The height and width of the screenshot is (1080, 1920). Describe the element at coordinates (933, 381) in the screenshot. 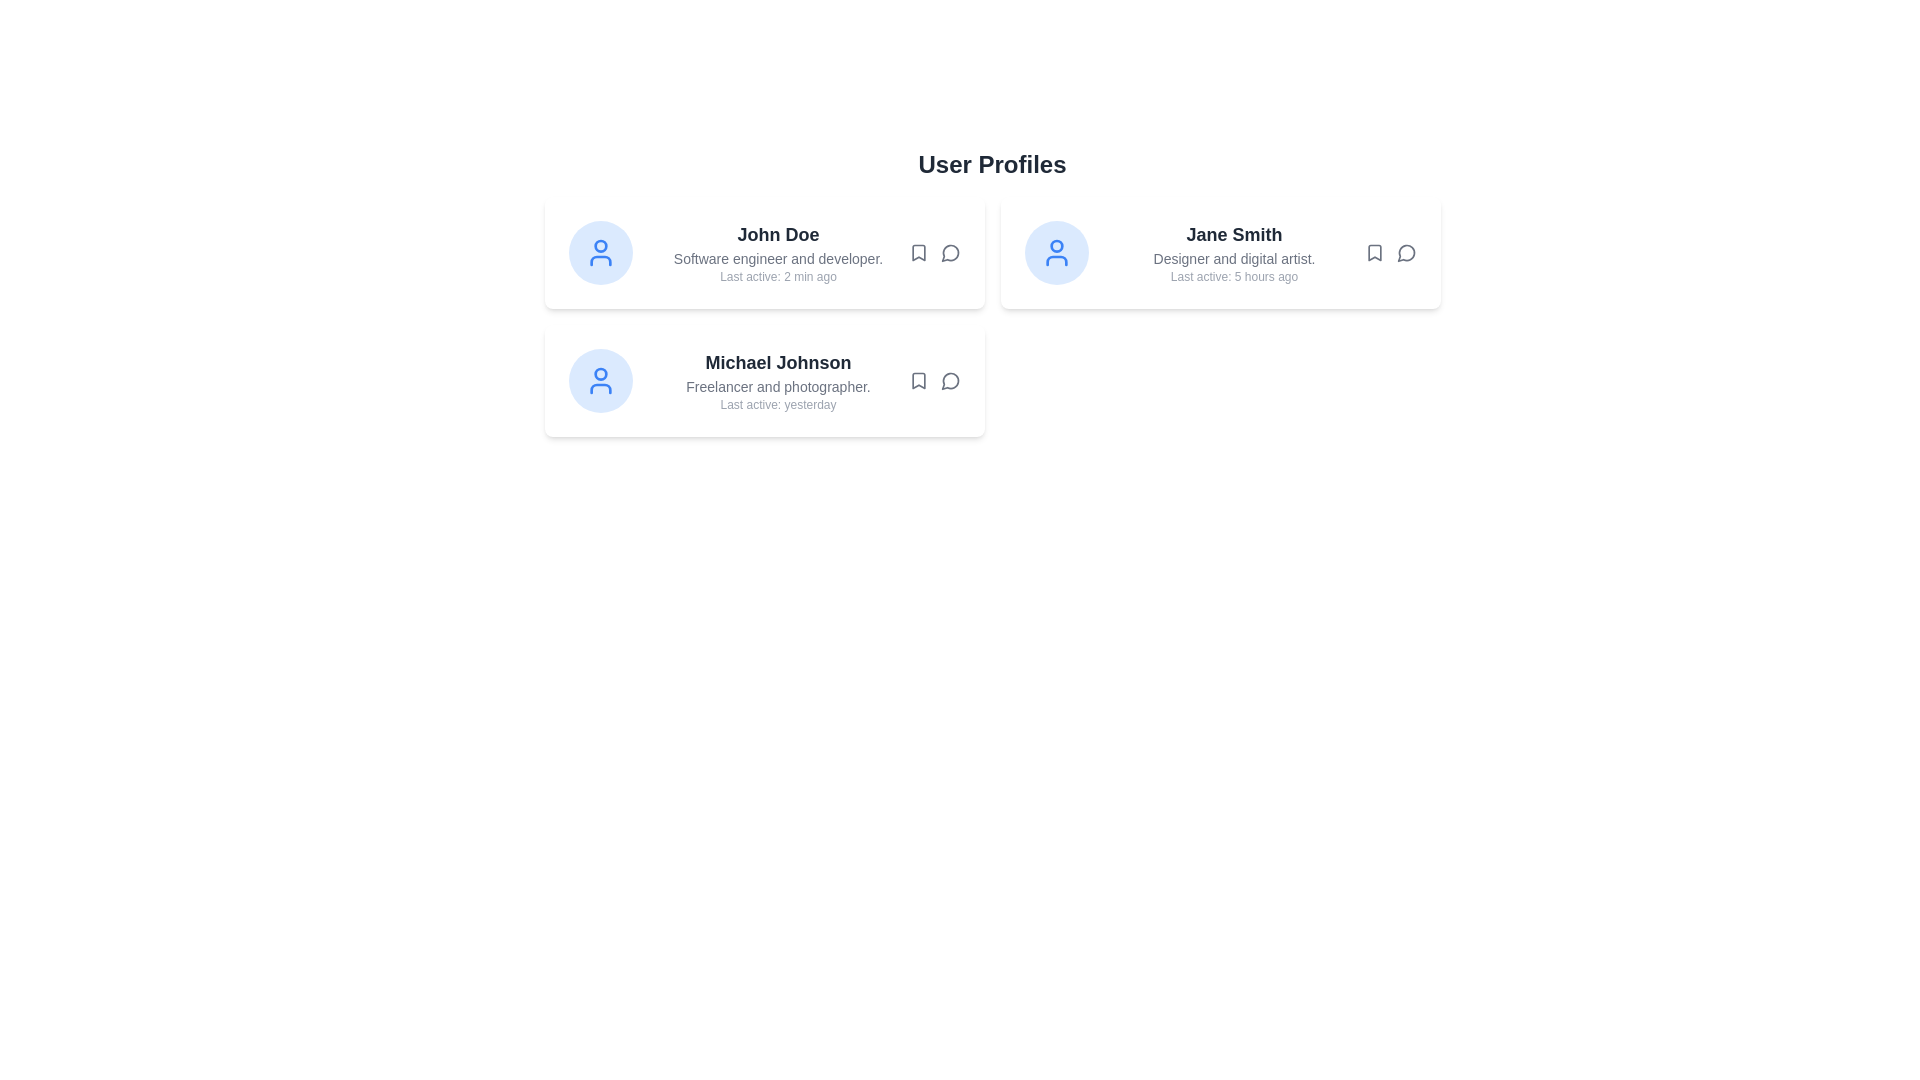

I see `the bookmark icon in the horizontal icon group located in the bottom-right corner of Michael Johnson's profile card` at that location.